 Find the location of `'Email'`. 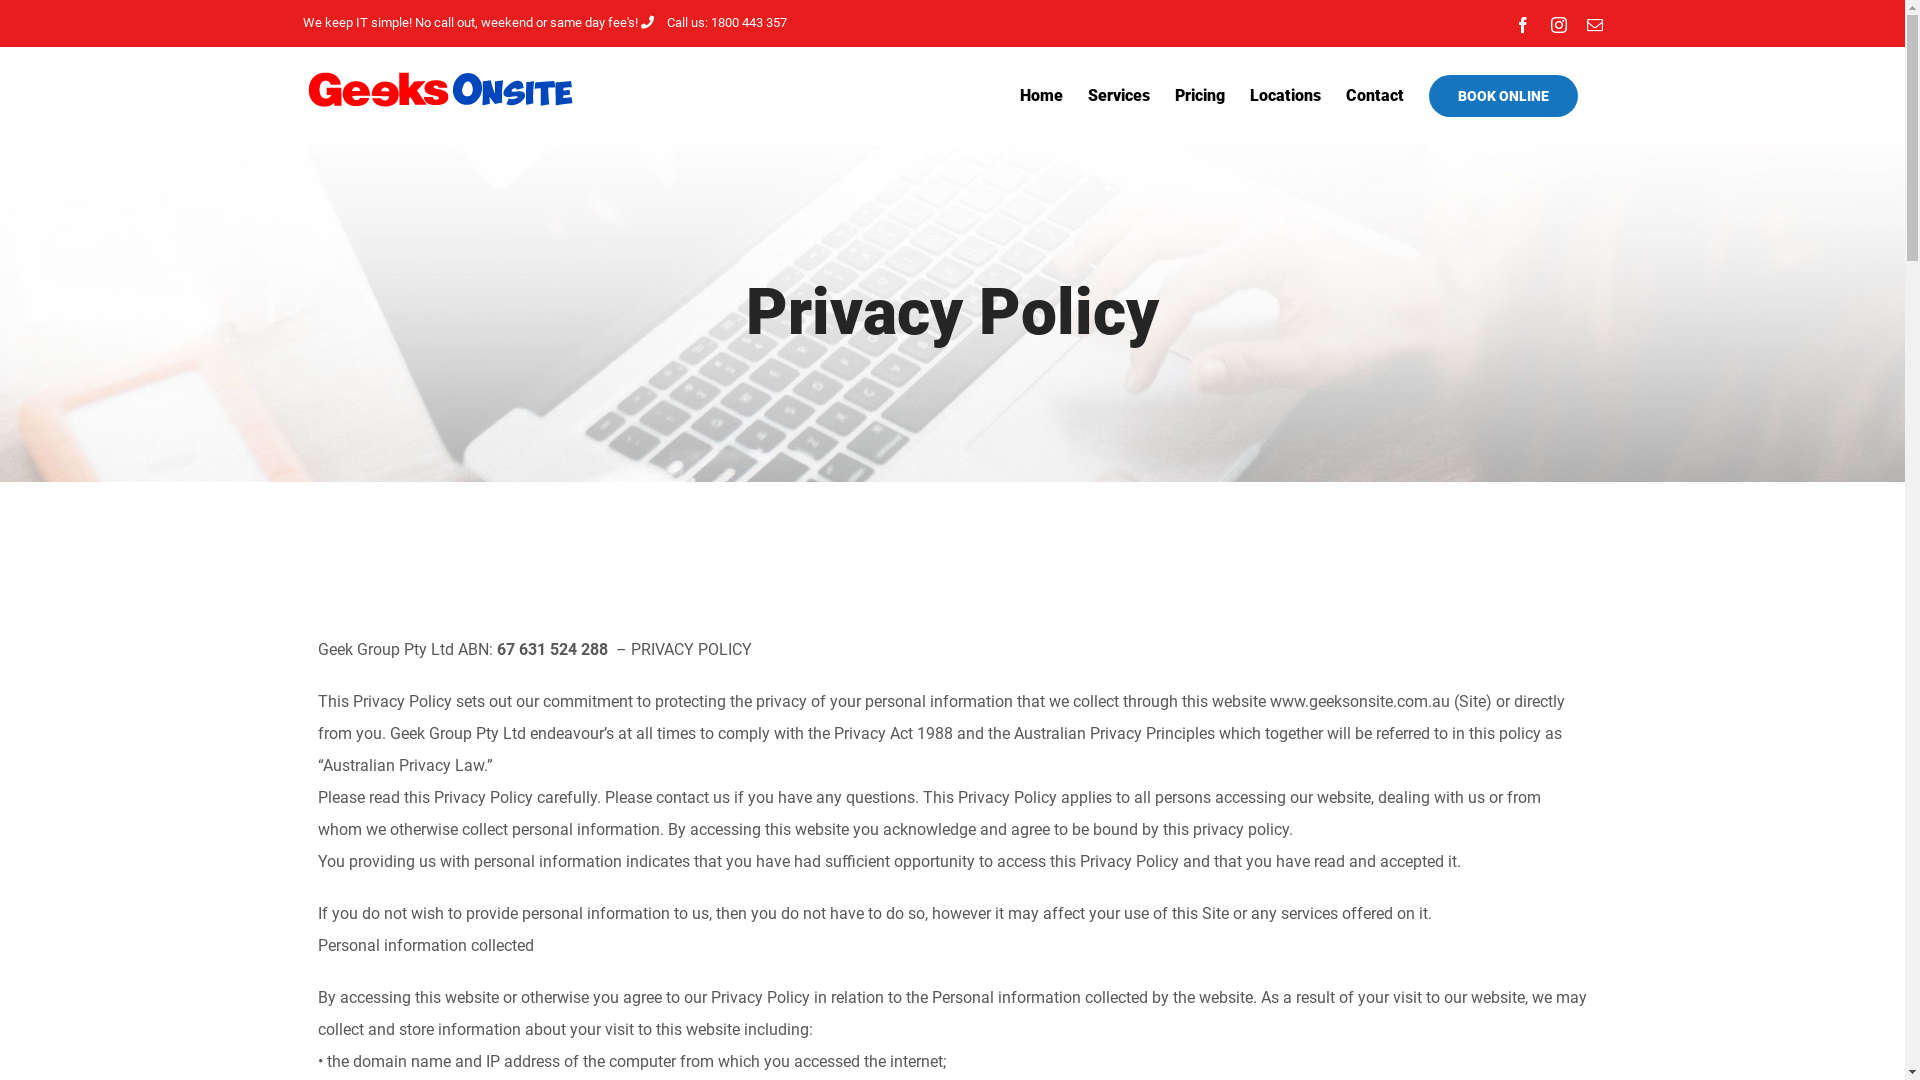

'Email' is located at coordinates (1592, 23).